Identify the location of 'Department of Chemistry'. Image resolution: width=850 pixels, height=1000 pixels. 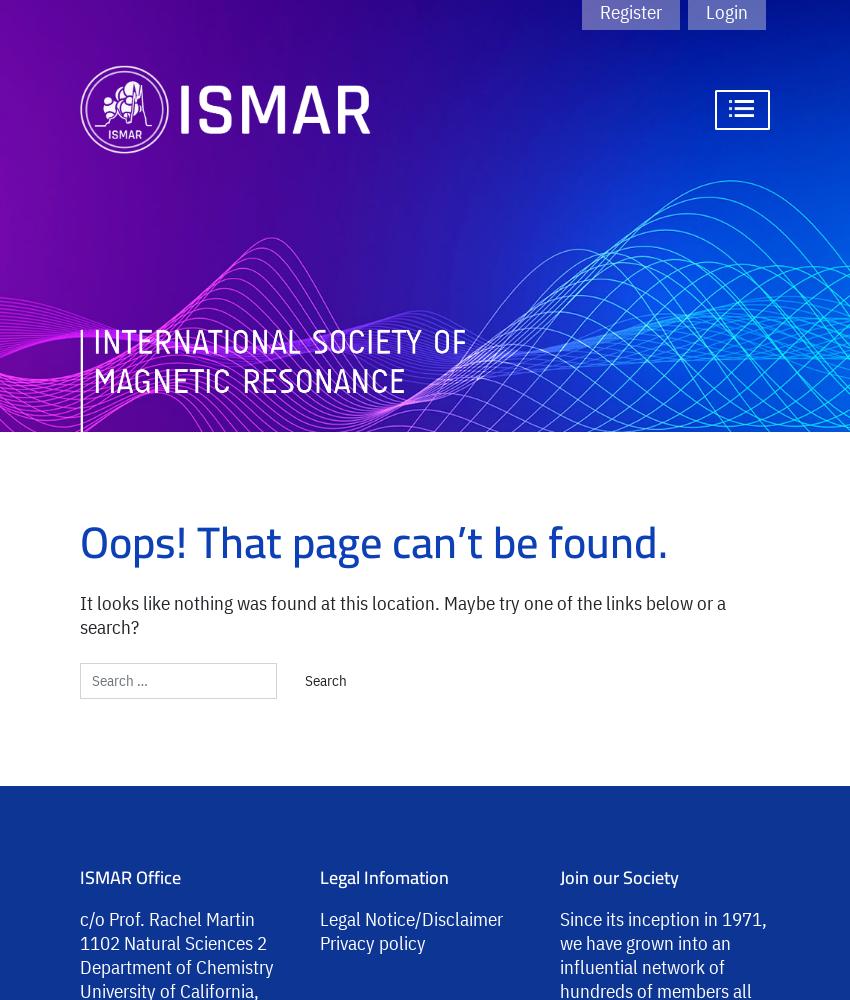
(175, 965).